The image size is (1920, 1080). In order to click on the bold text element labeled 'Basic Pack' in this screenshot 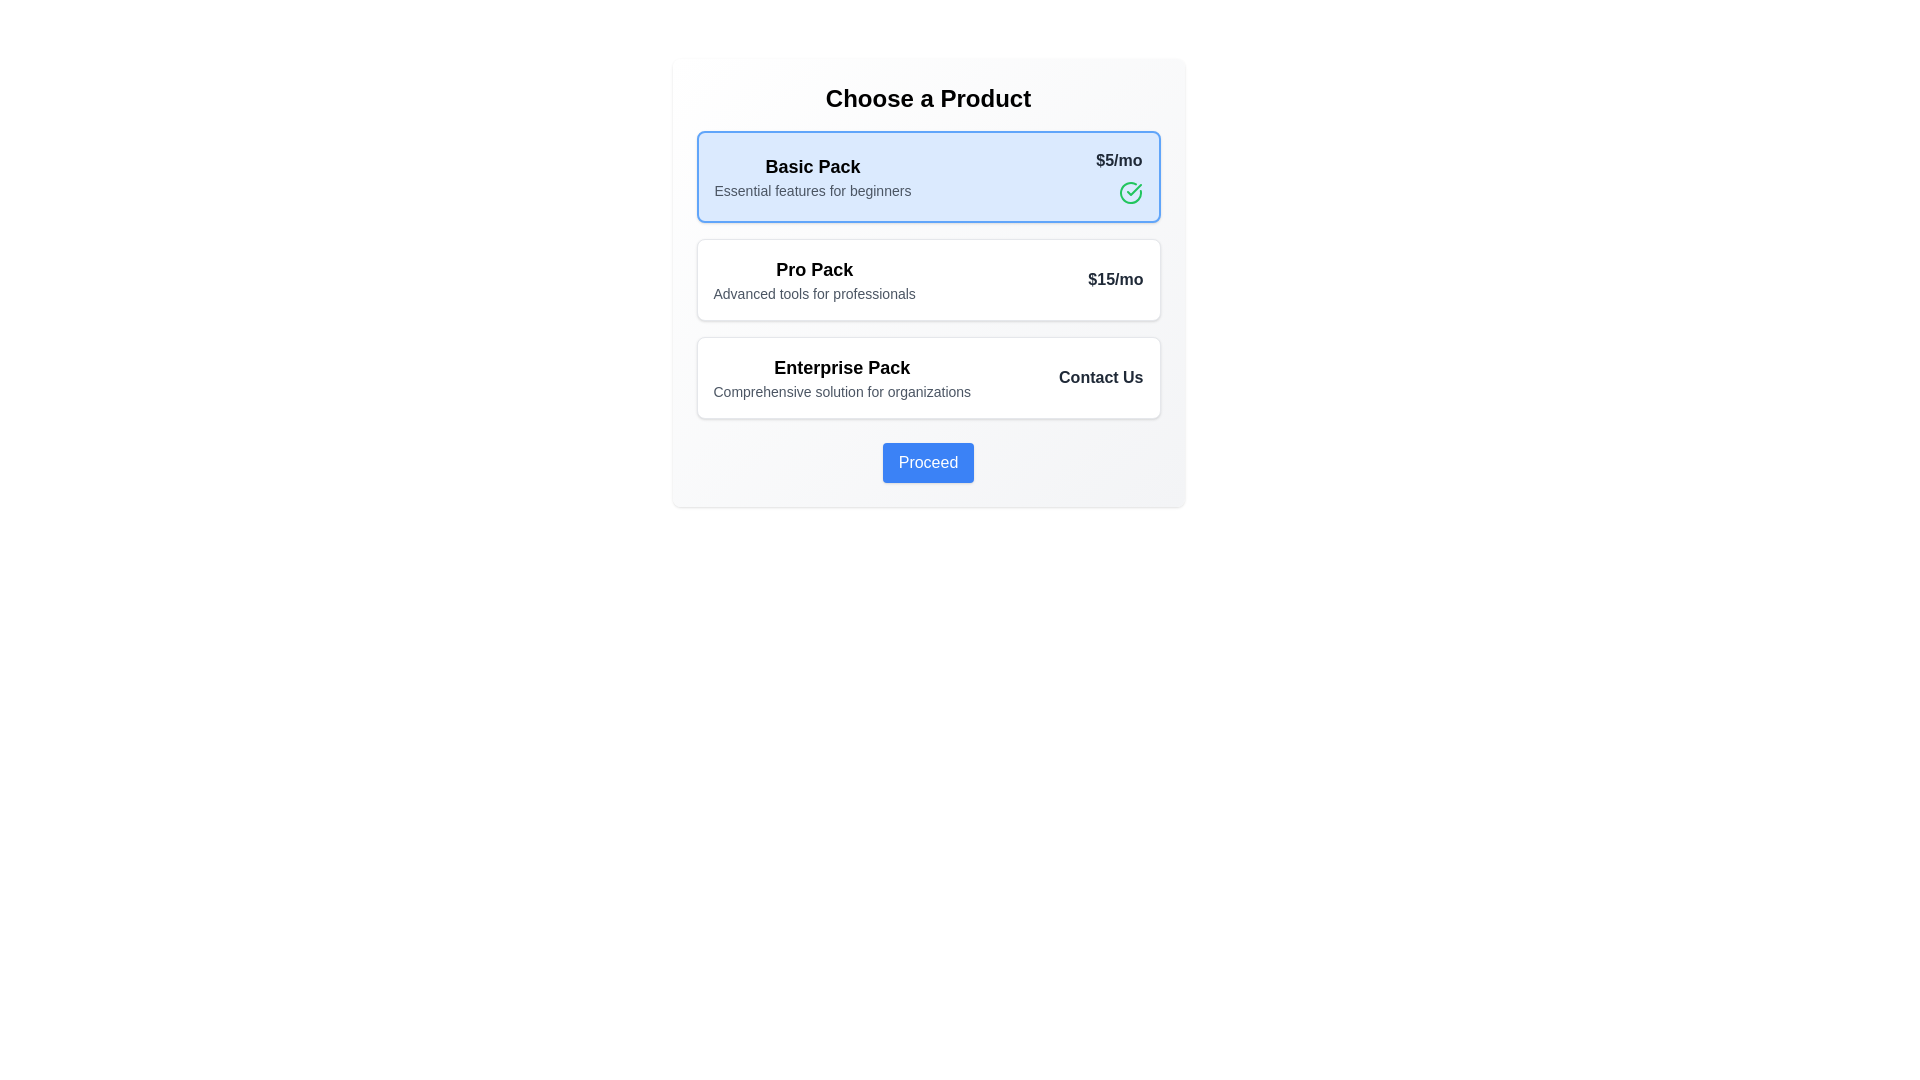, I will do `click(812, 165)`.